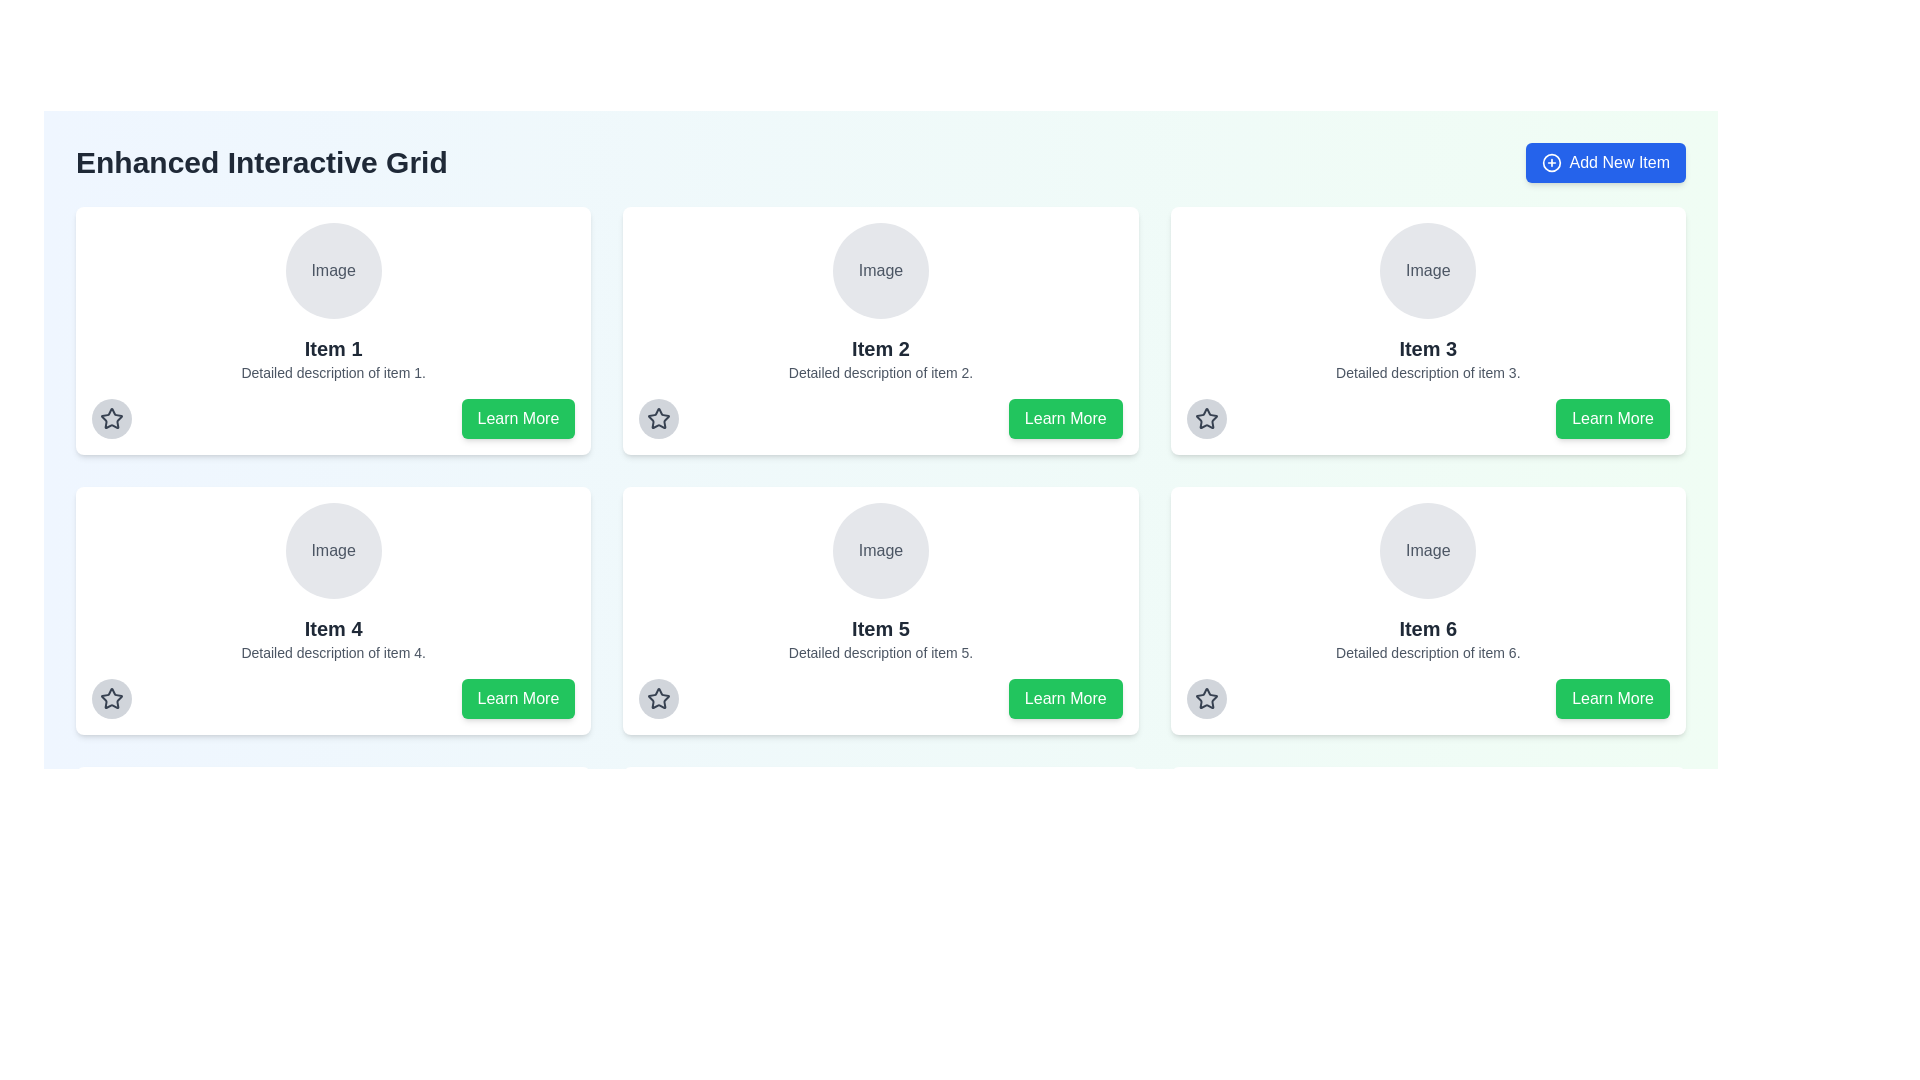  What do you see at coordinates (1427, 652) in the screenshot?
I see `the text snippet reading 'Detailed description of item 6.' located at the bottom section of the 'Item 6' card, underneath the title text 'Item 6'` at bounding box center [1427, 652].